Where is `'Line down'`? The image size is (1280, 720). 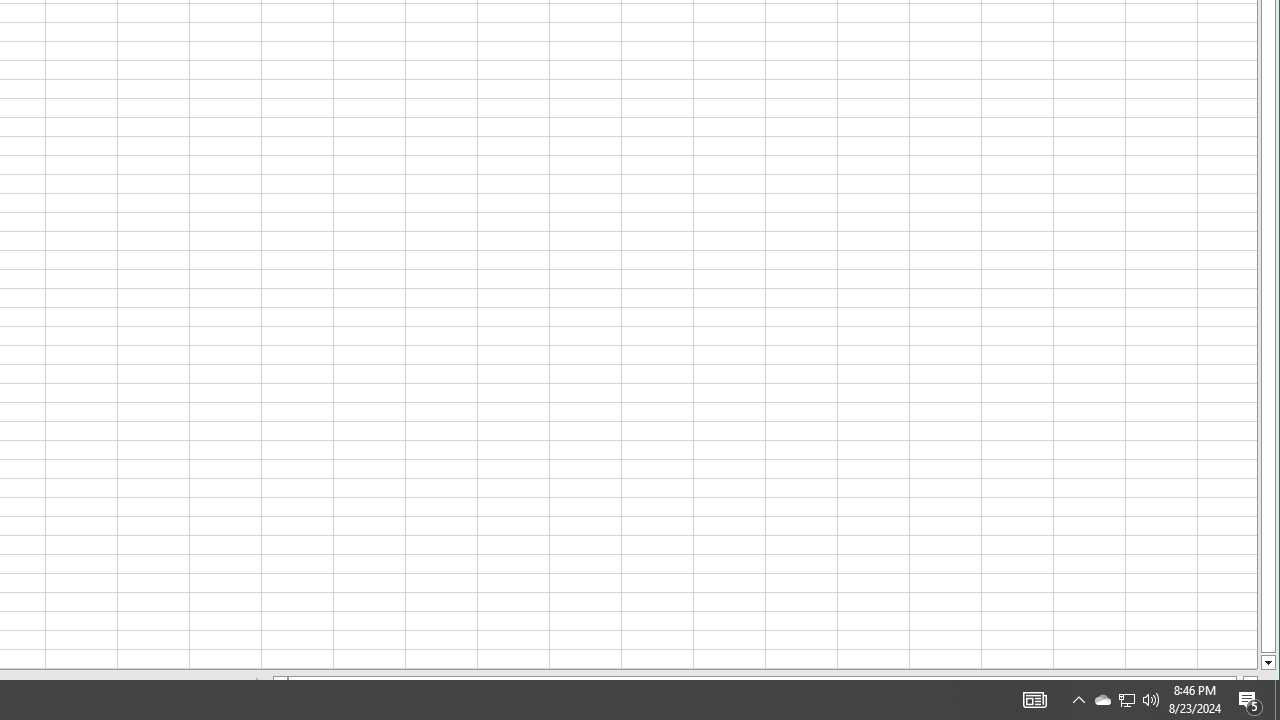 'Line down' is located at coordinates (1267, 663).